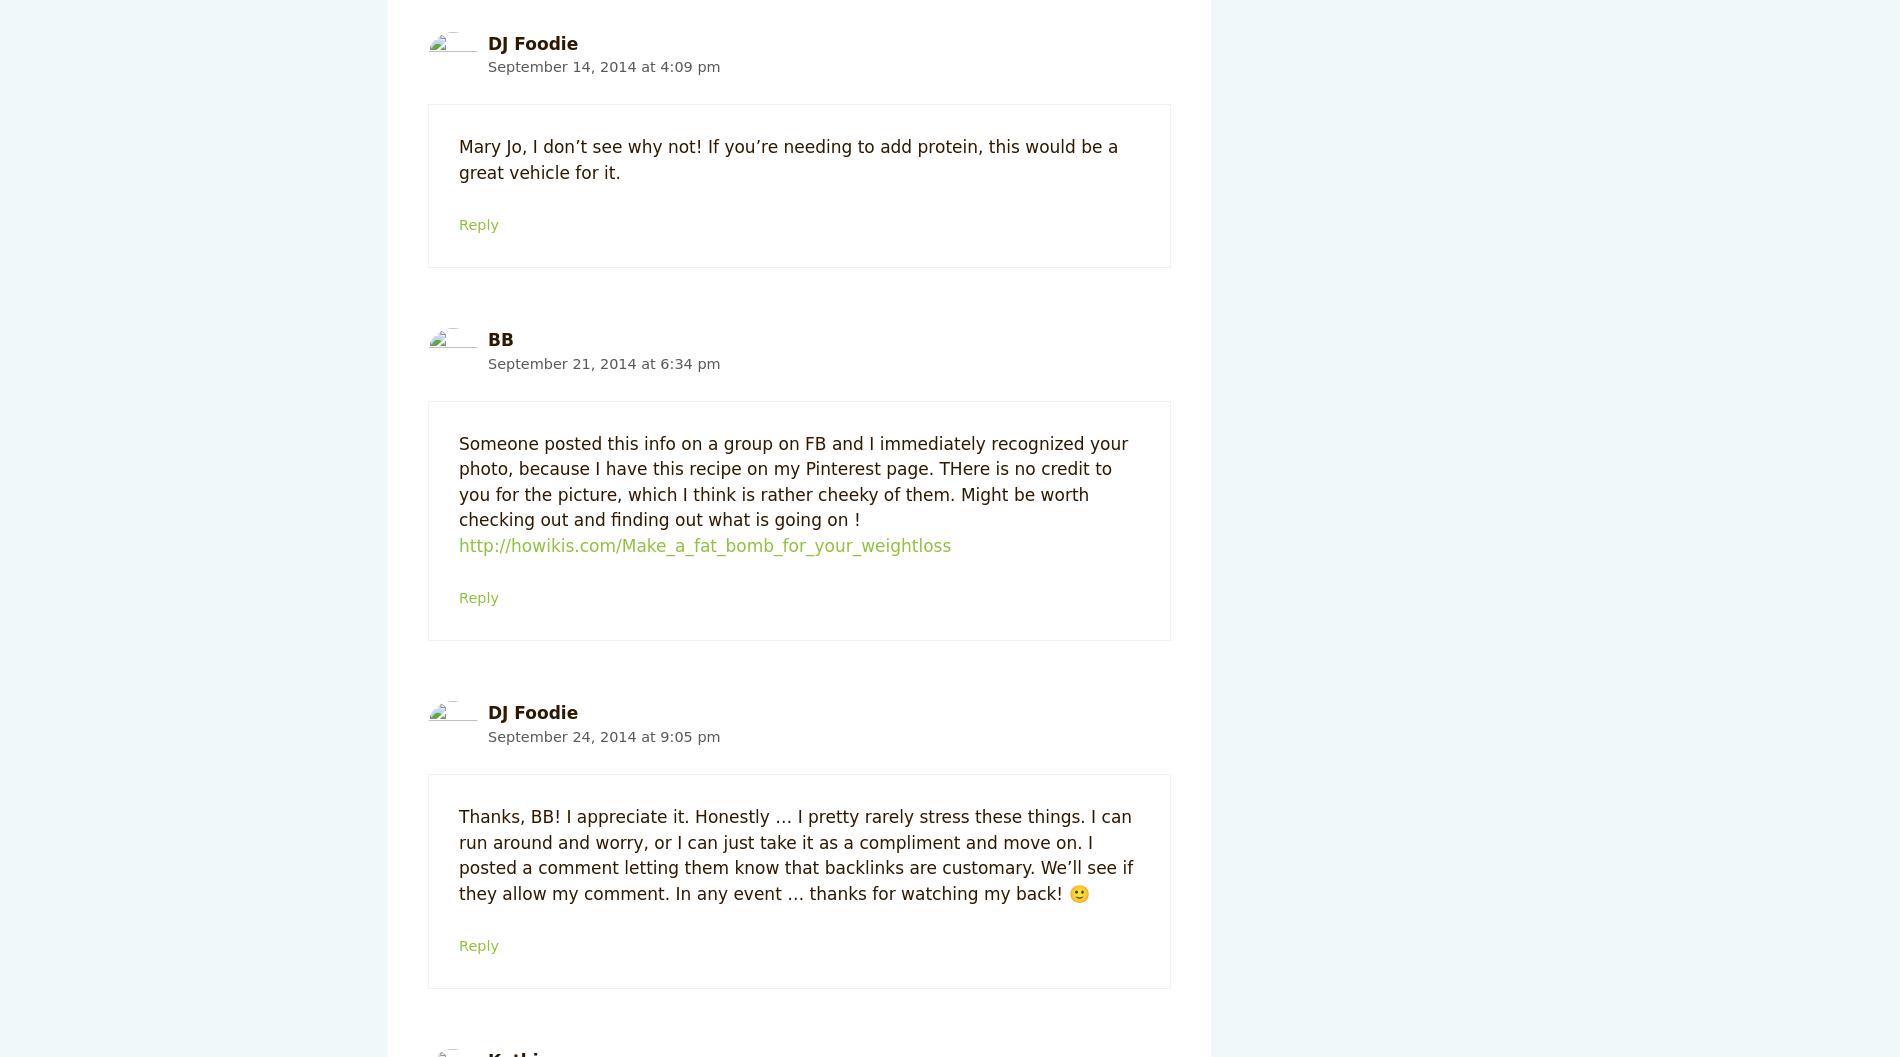 The image size is (1900, 1057). What do you see at coordinates (604, 734) in the screenshot?
I see `'September 24, 2014 at 9:05 pm'` at bounding box center [604, 734].